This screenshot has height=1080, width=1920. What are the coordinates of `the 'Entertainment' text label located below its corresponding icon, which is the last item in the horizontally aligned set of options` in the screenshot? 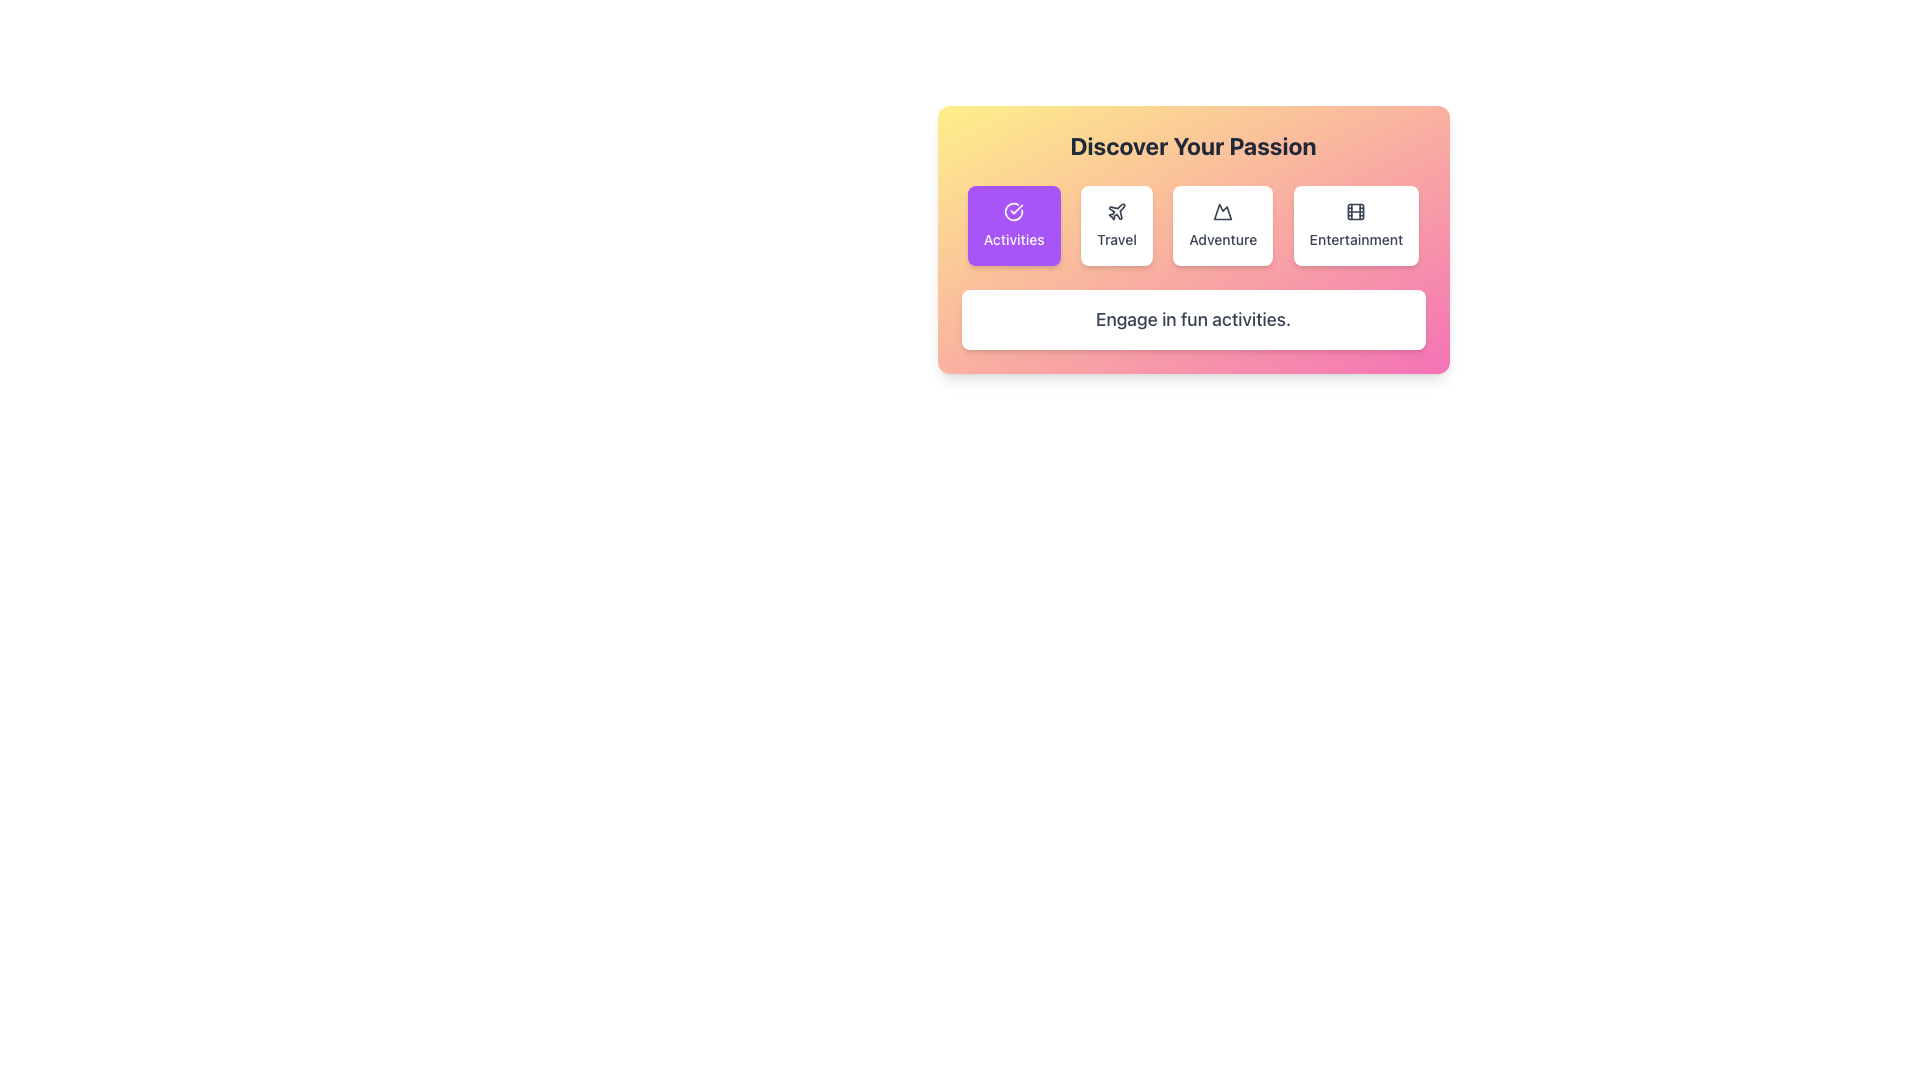 It's located at (1356, 238).